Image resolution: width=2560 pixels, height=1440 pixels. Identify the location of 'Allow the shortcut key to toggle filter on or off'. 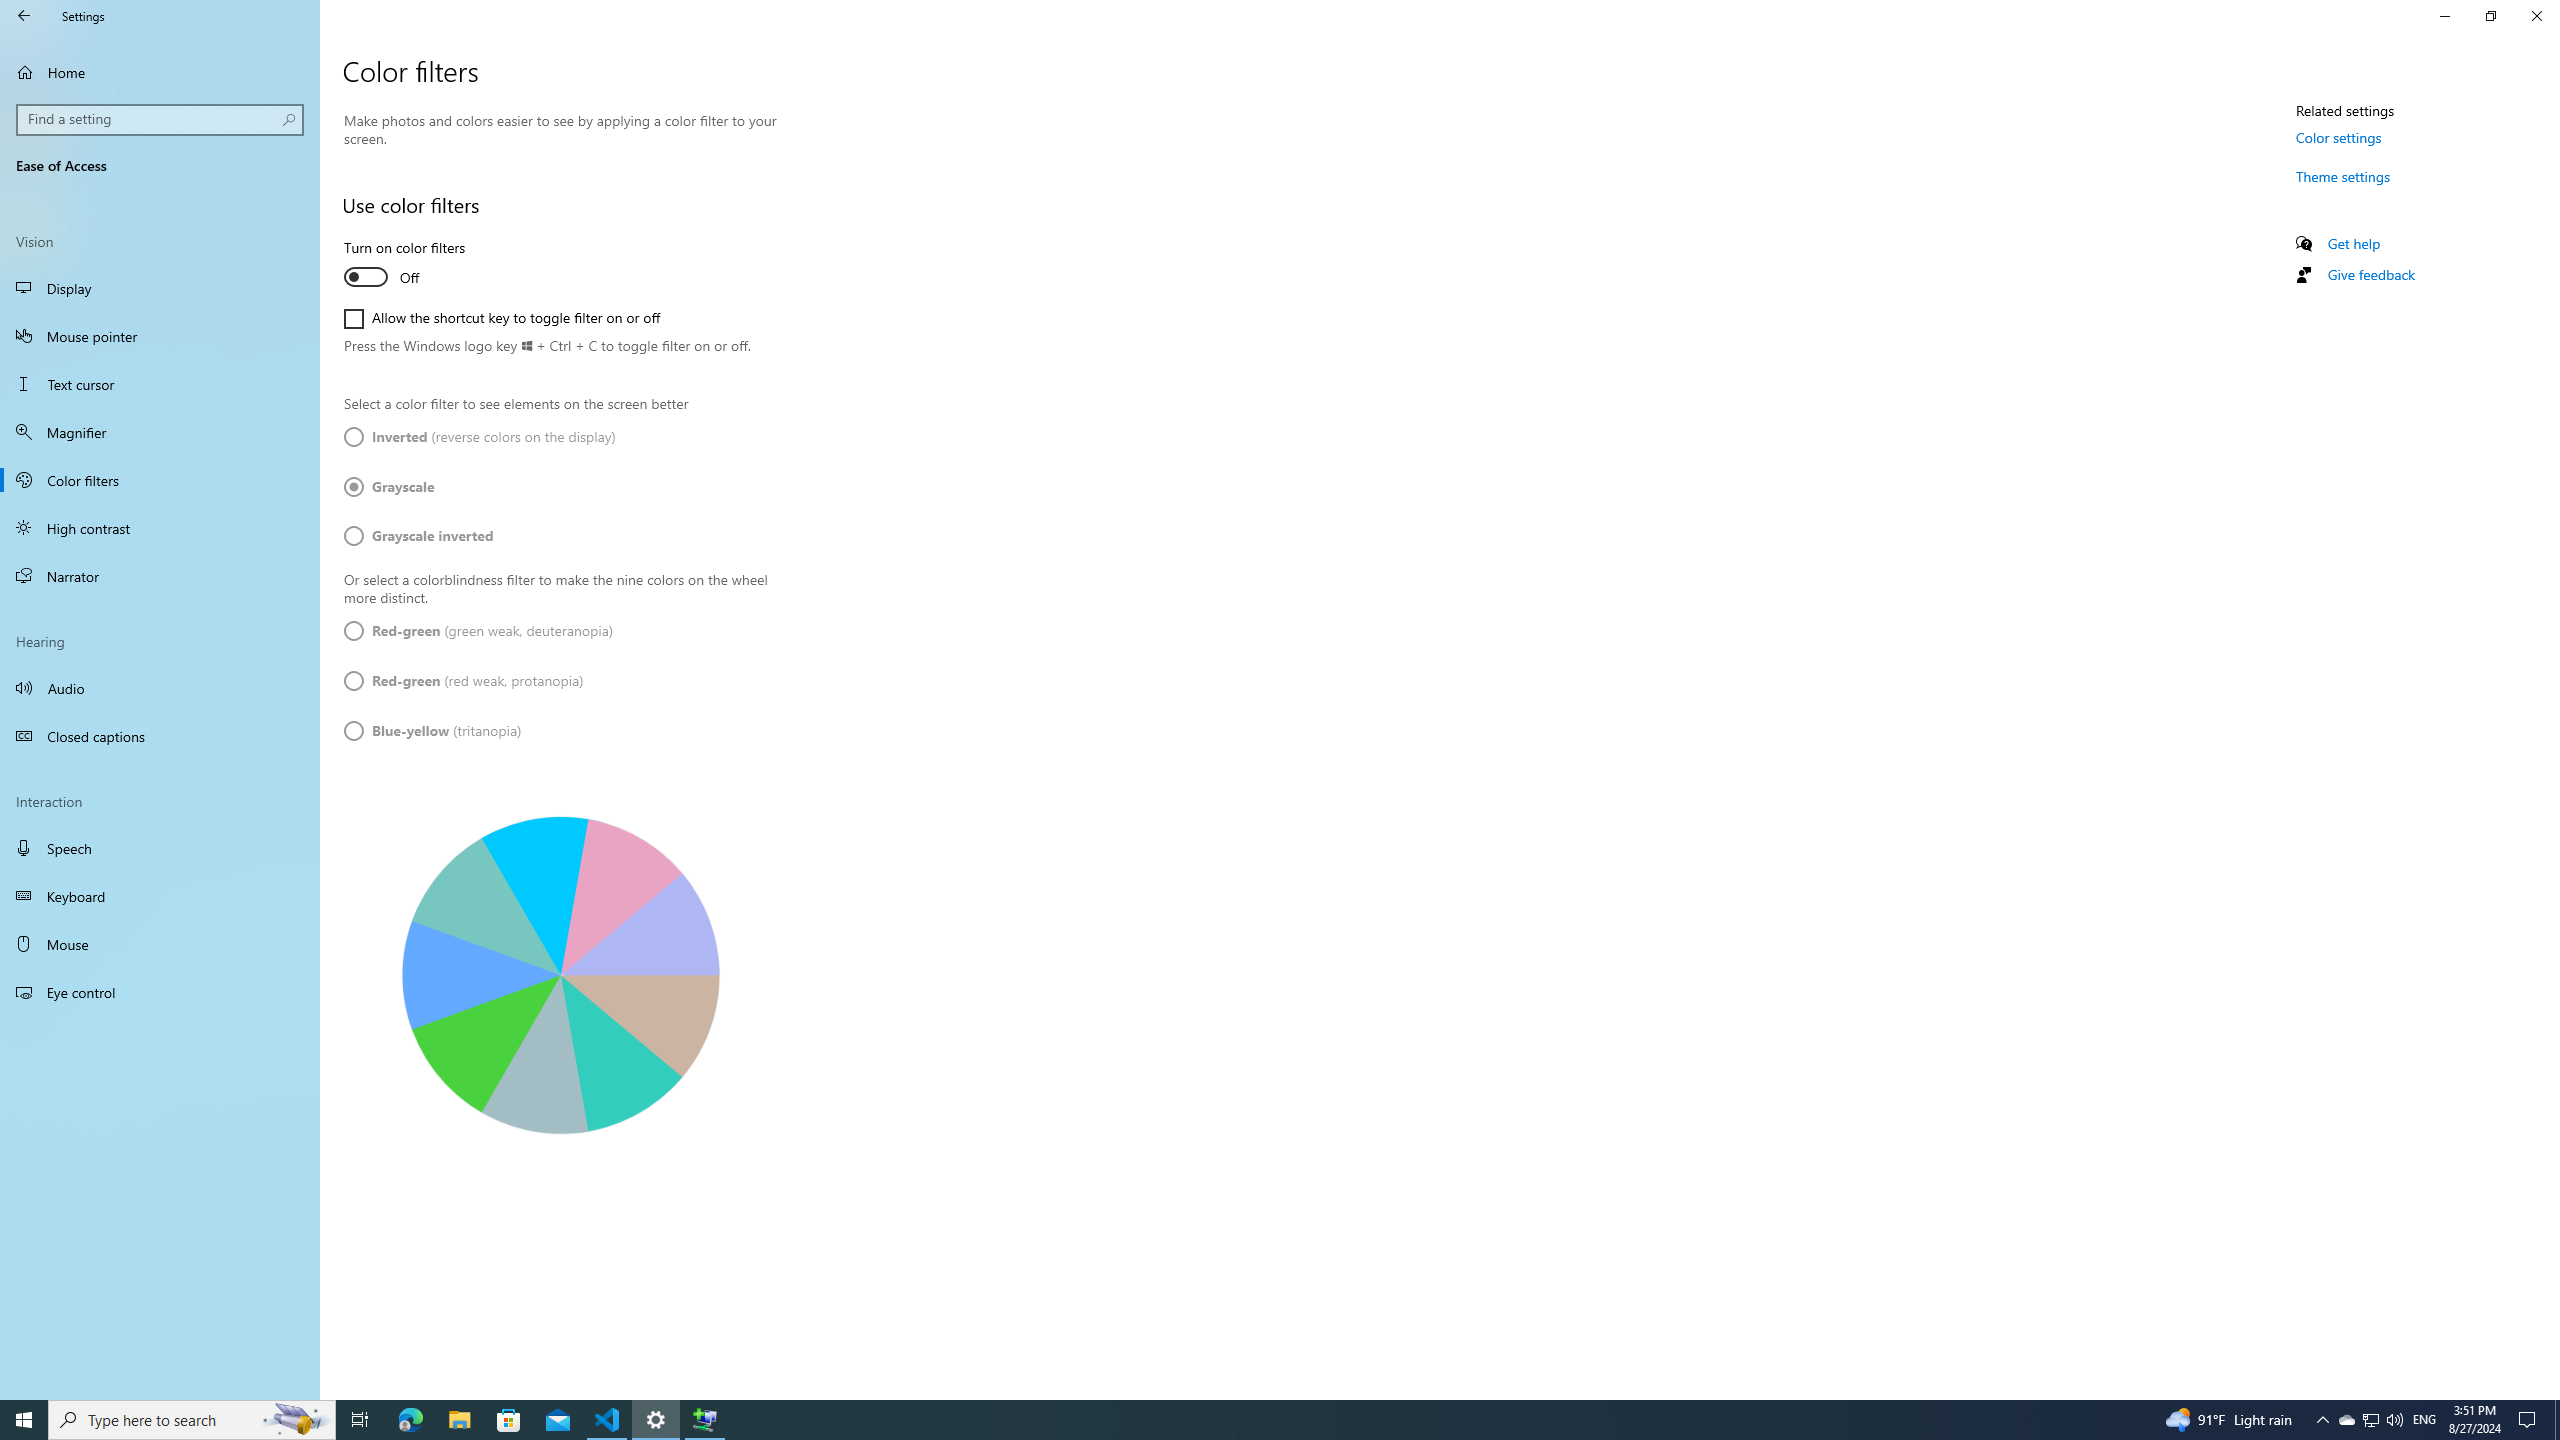
(501, 317).